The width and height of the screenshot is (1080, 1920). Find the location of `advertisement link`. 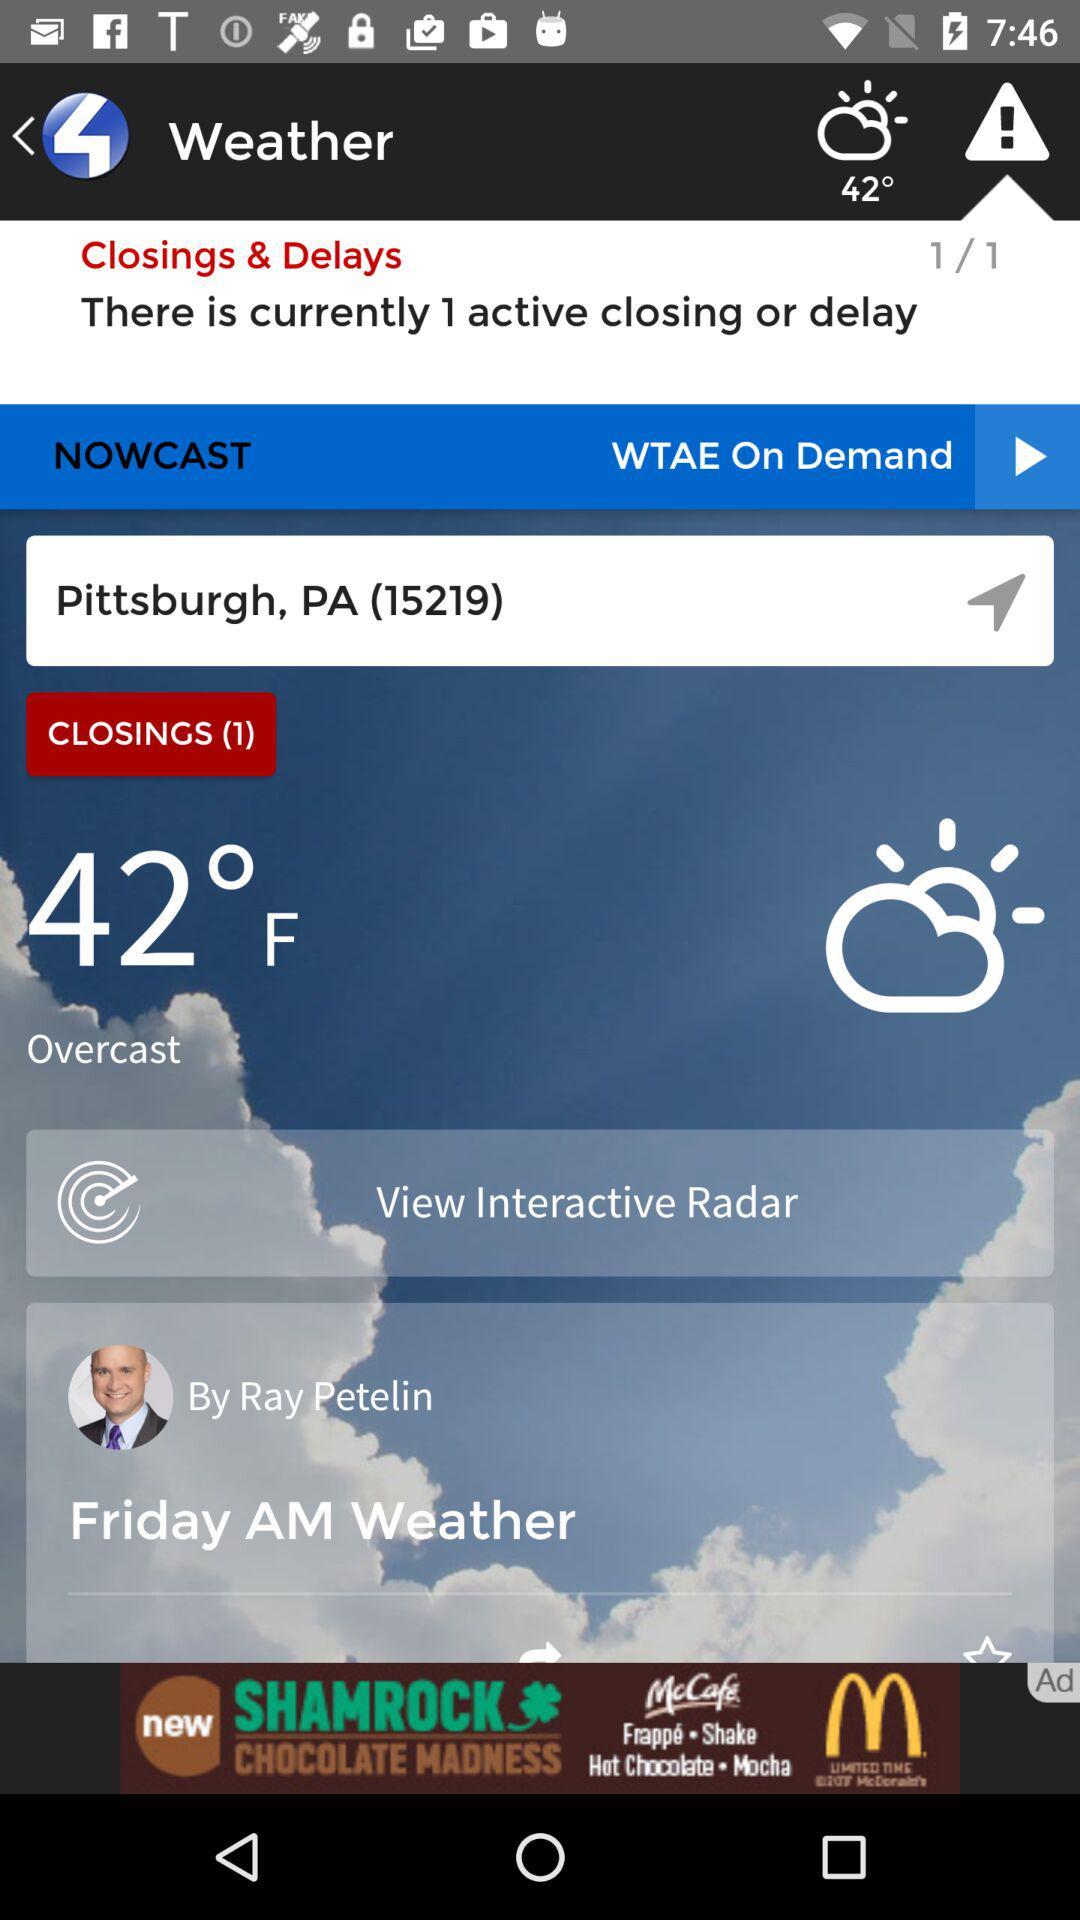

advertisement link is located at coordinates (540, 1727).